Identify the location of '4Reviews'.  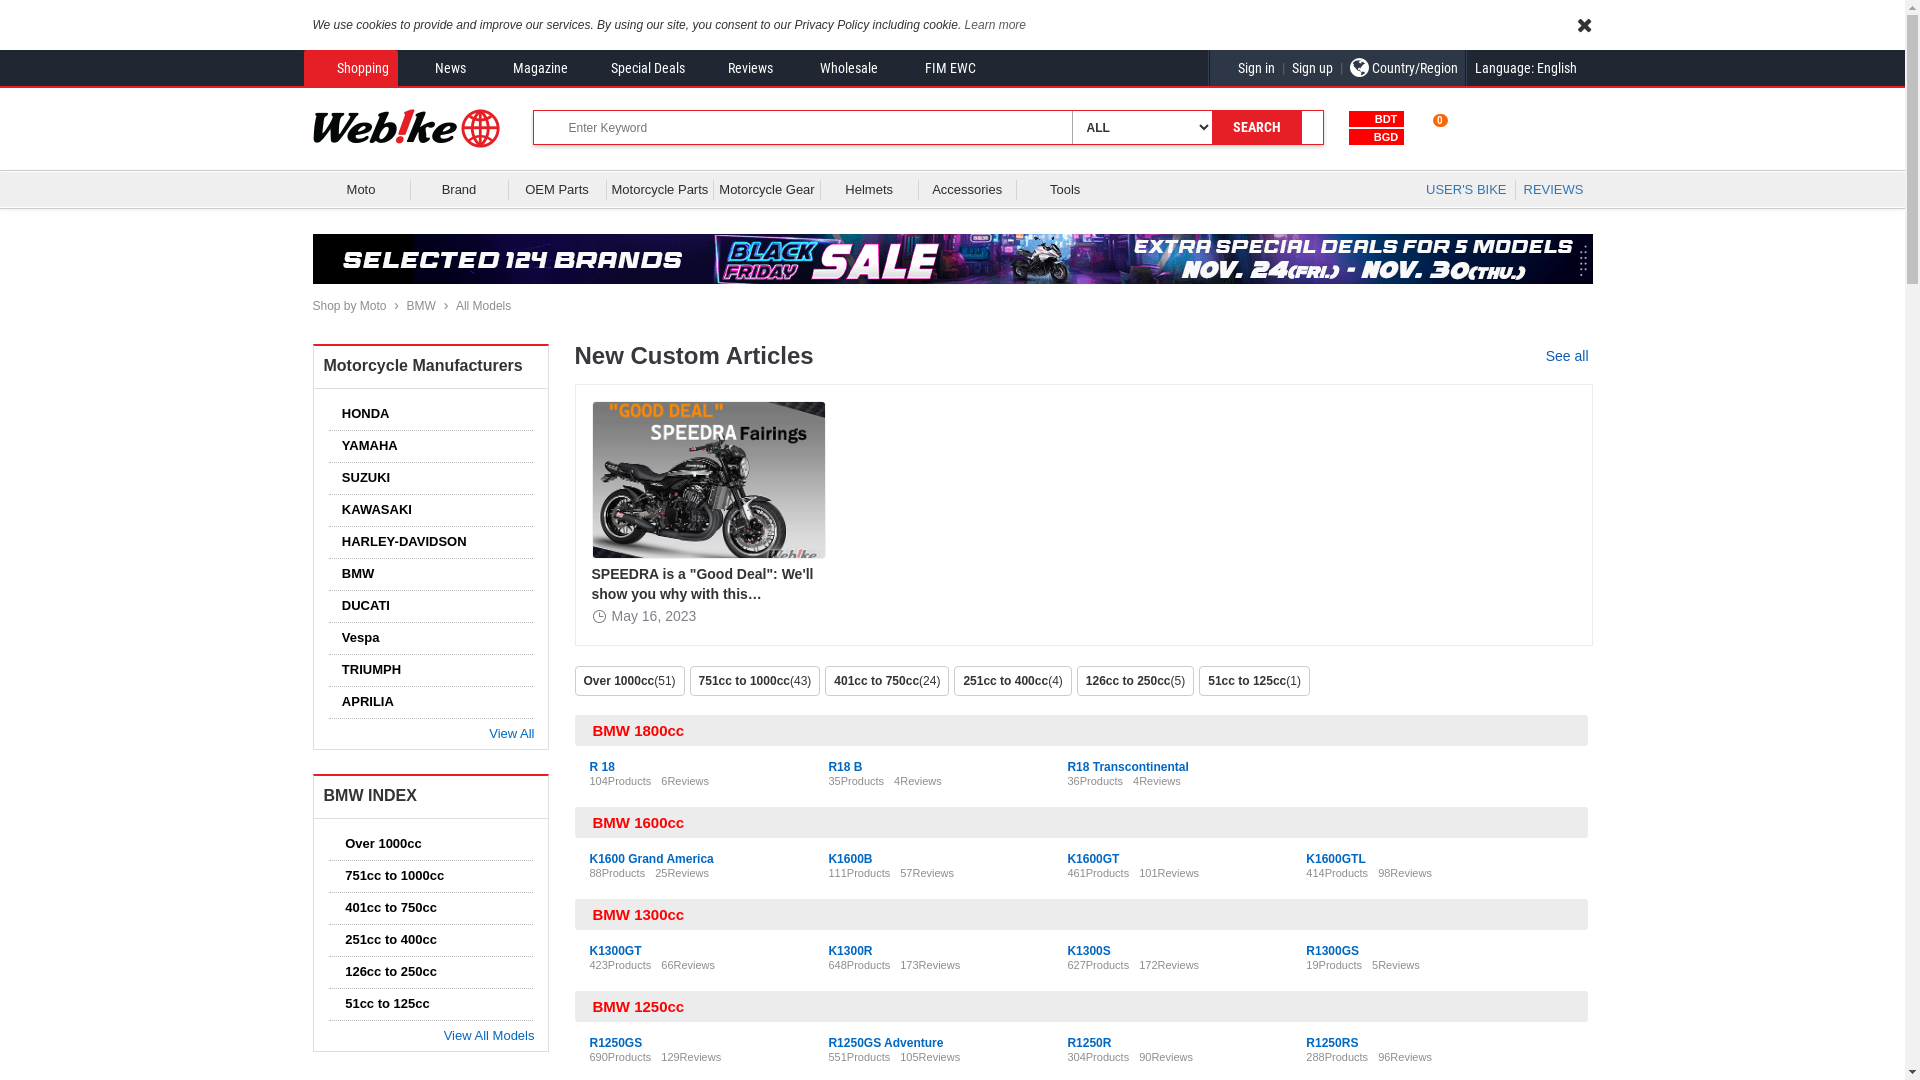
(892, 779).